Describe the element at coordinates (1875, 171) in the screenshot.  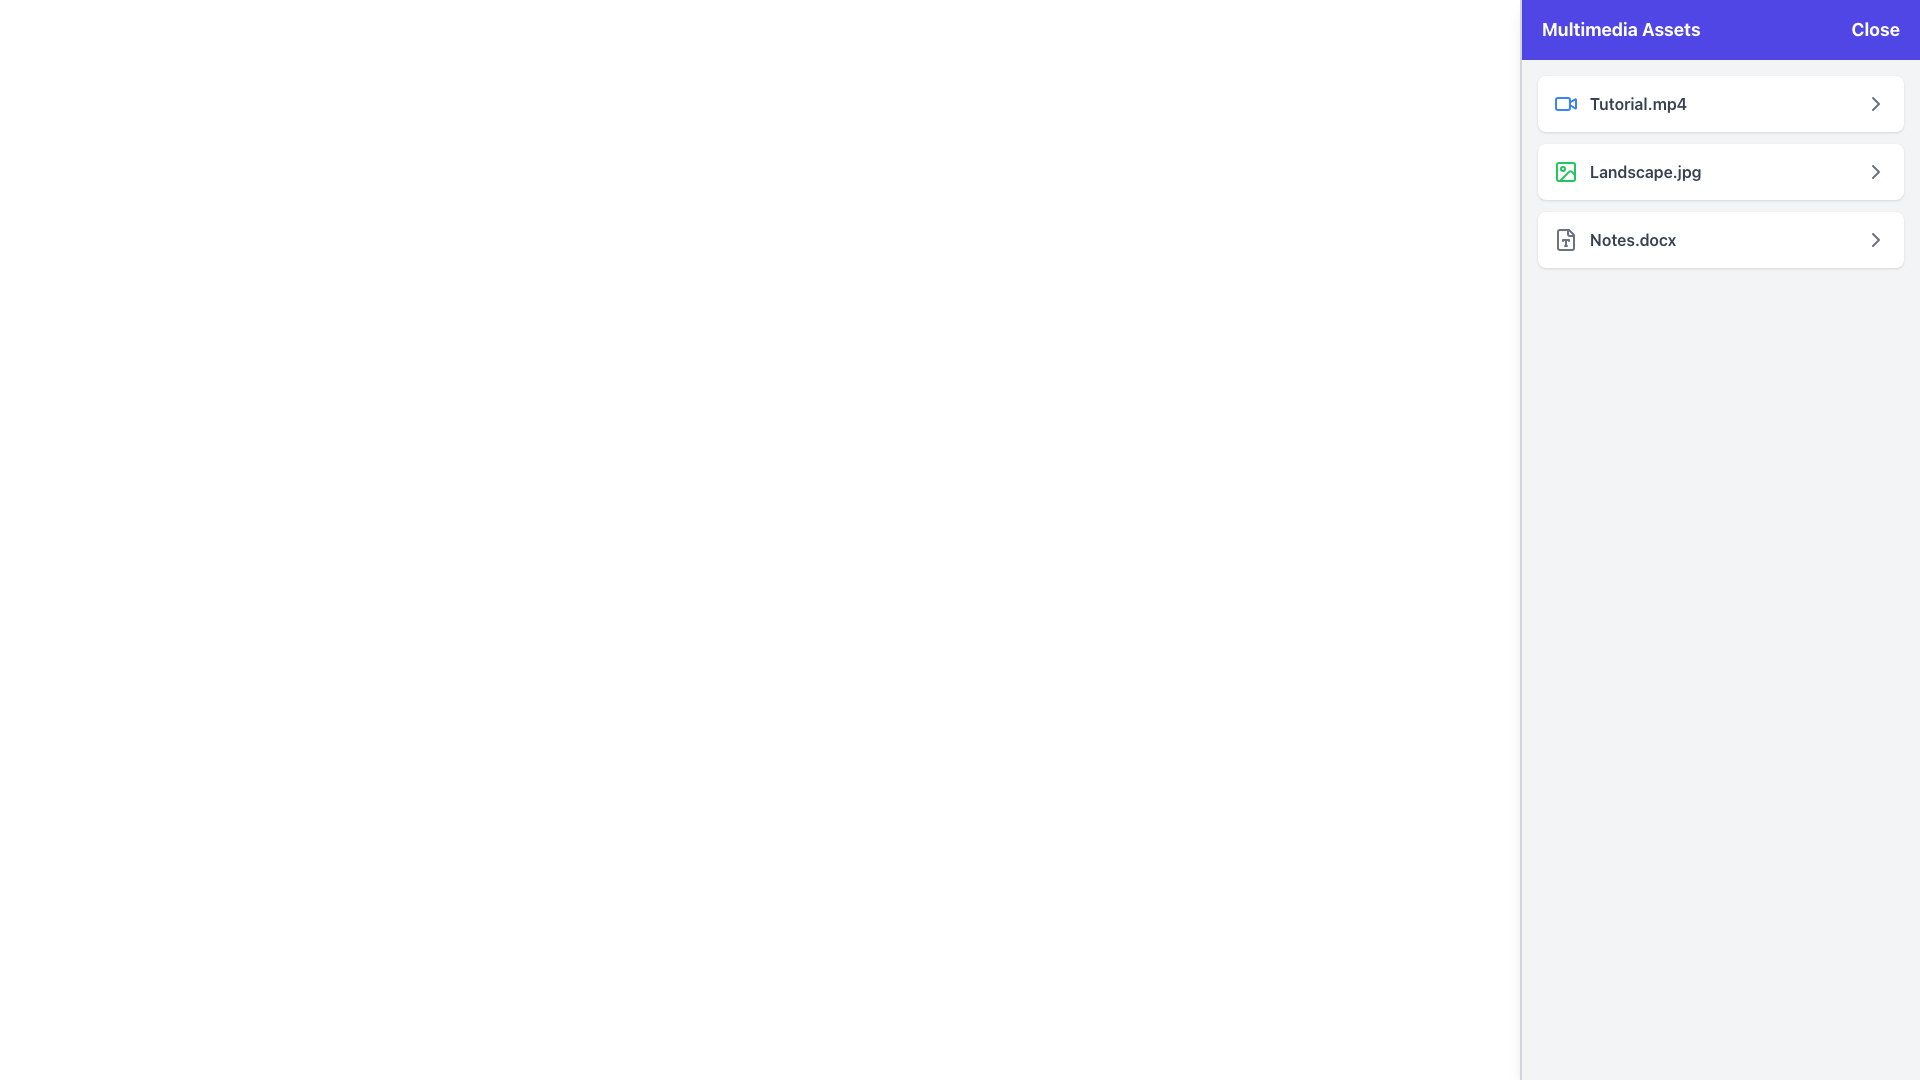
I see `the chevron arrow icon used for forward navigation or link expansion, which is positioned to the right of the text items like 'Tutorial.mp4' or 'Notes.docx'` at that location.